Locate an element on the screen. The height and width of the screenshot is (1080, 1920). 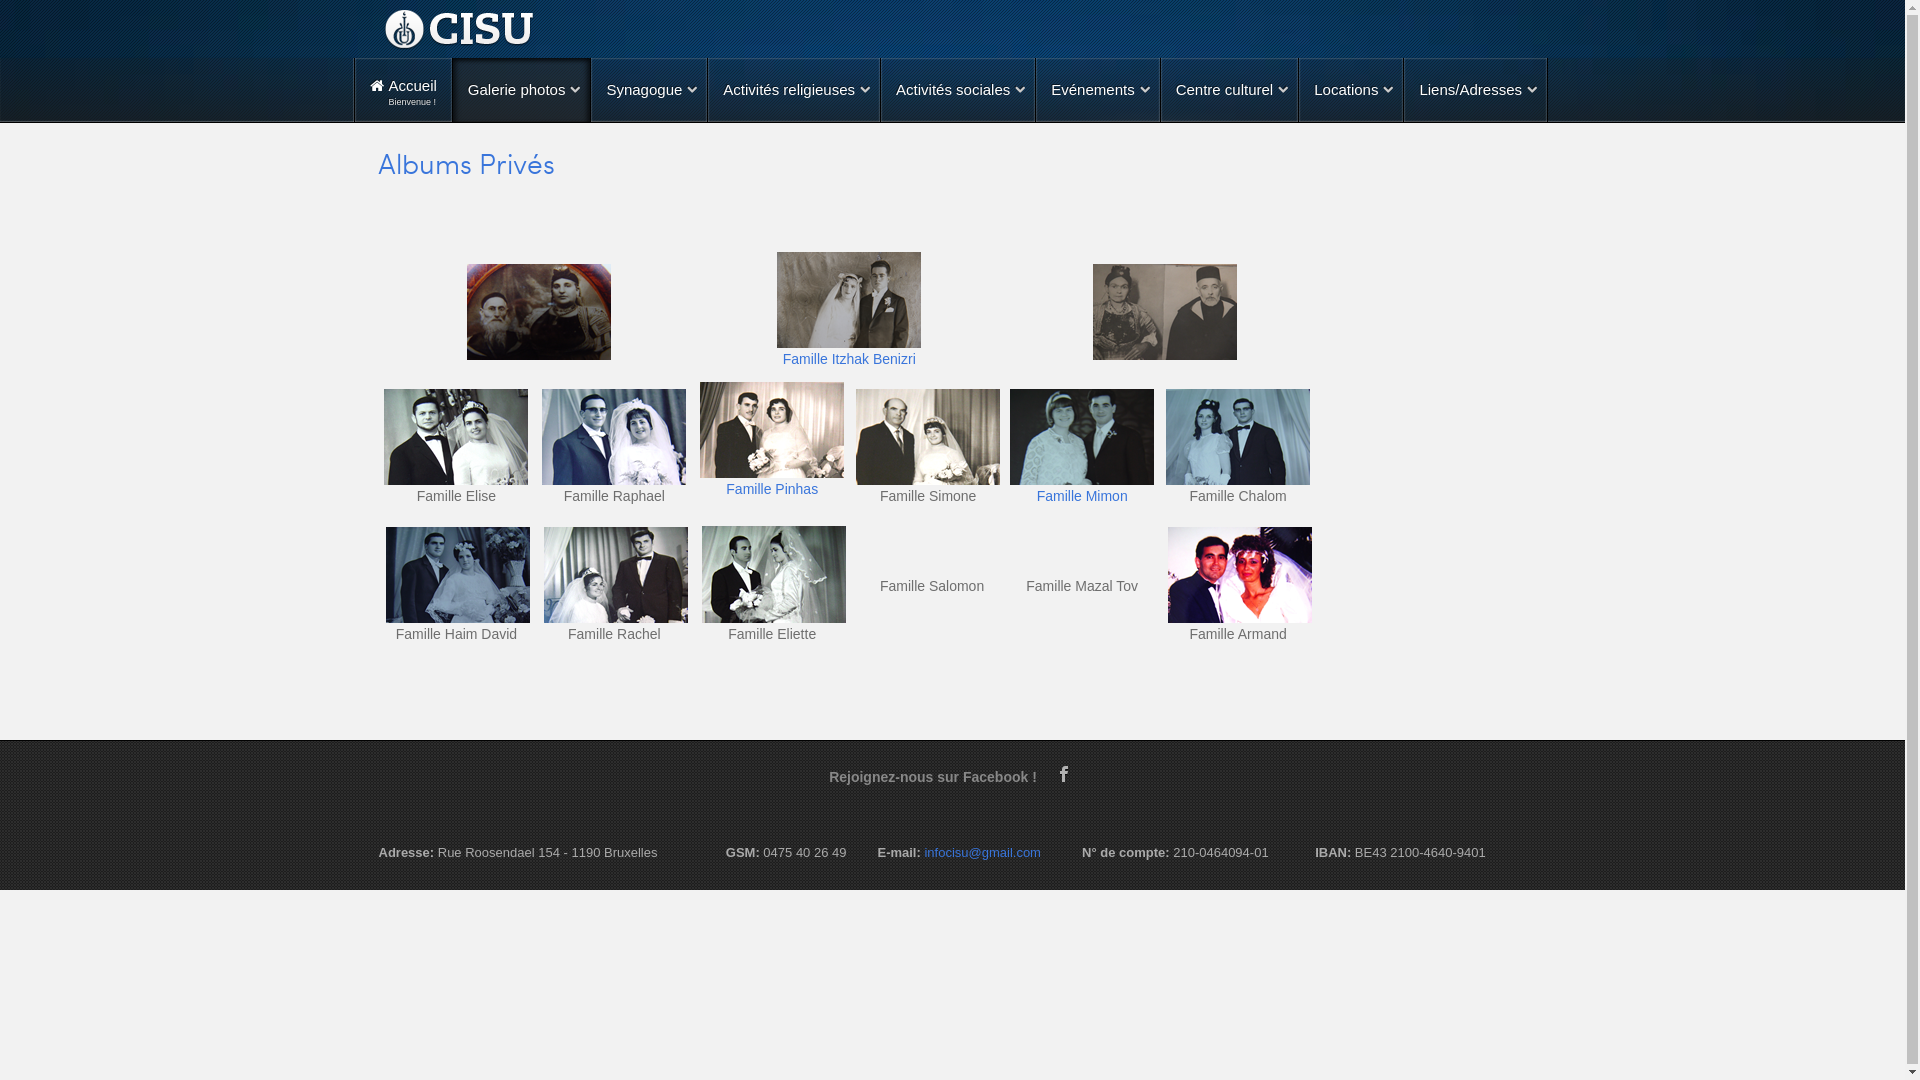
'Galerie photos' is located at coordinates (522, 88).